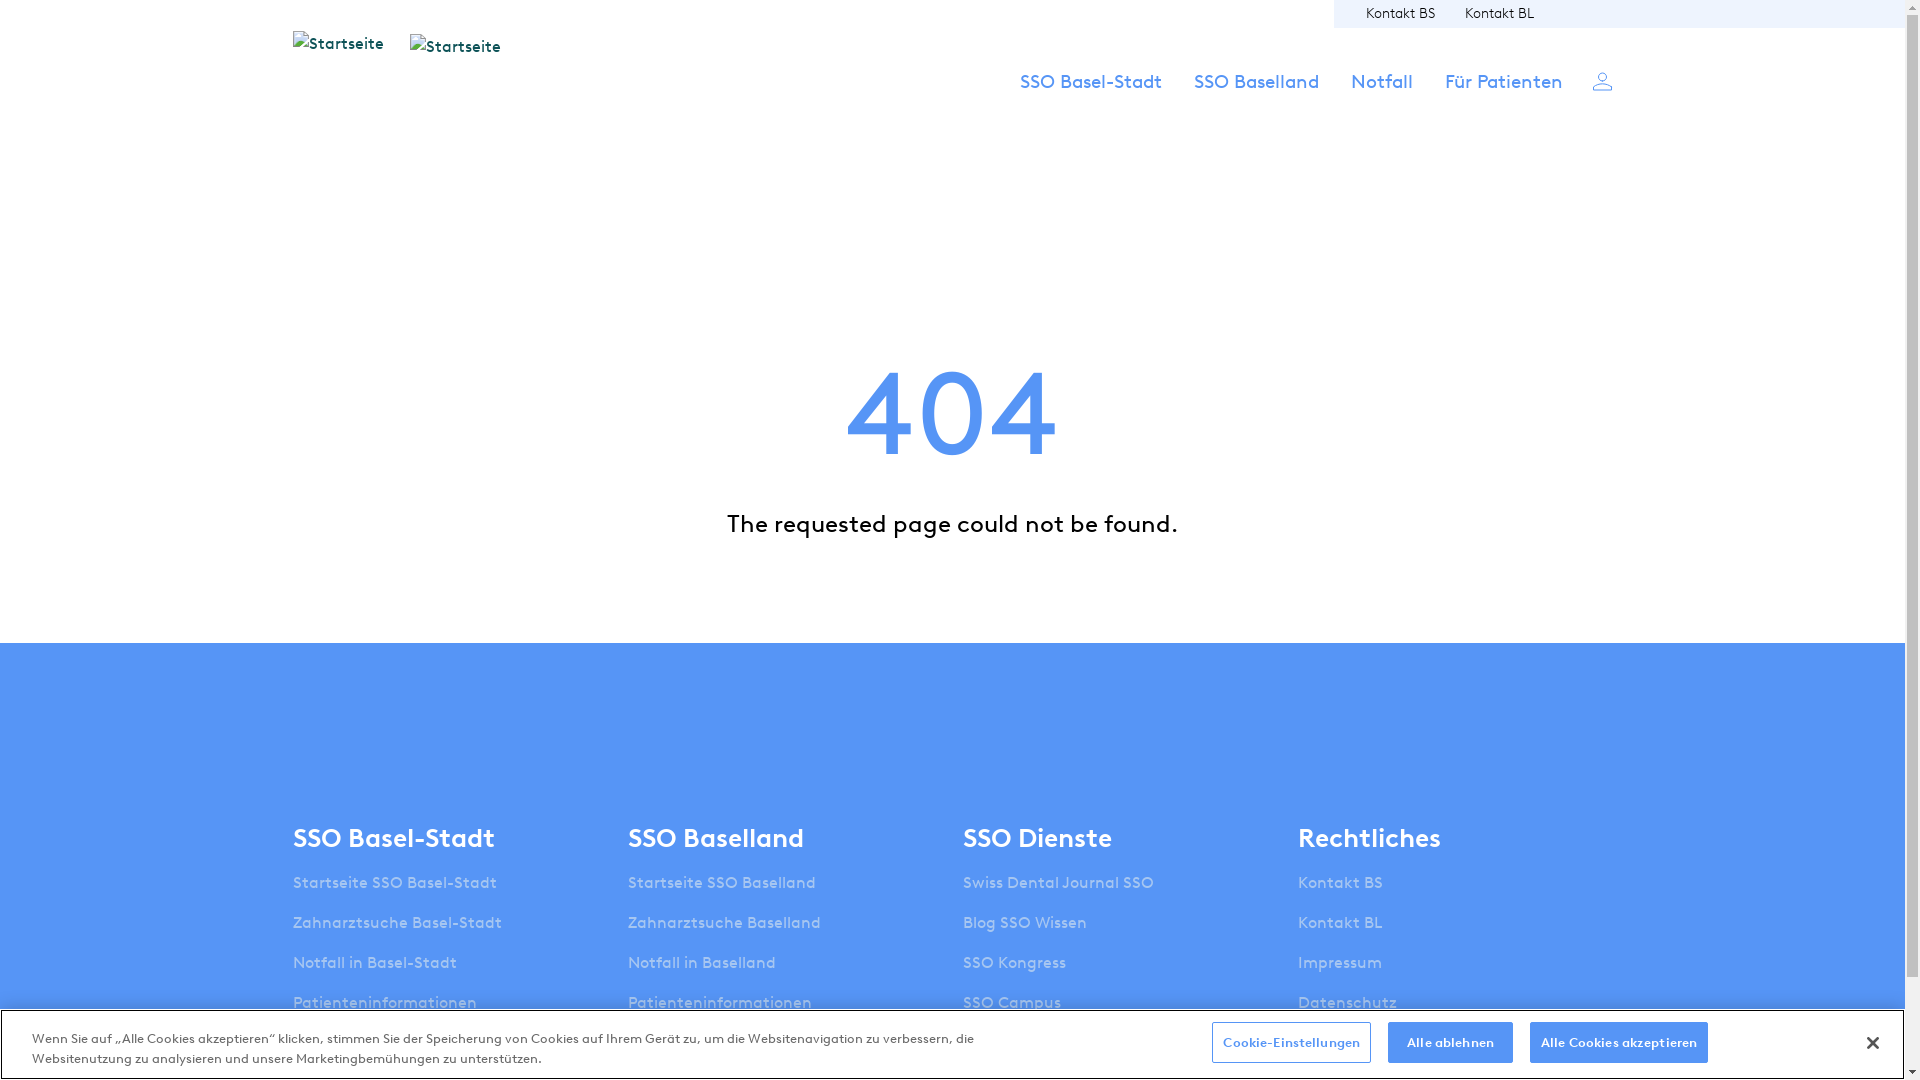  I want to click on 'Kontakt BL', so click(1498, 13).